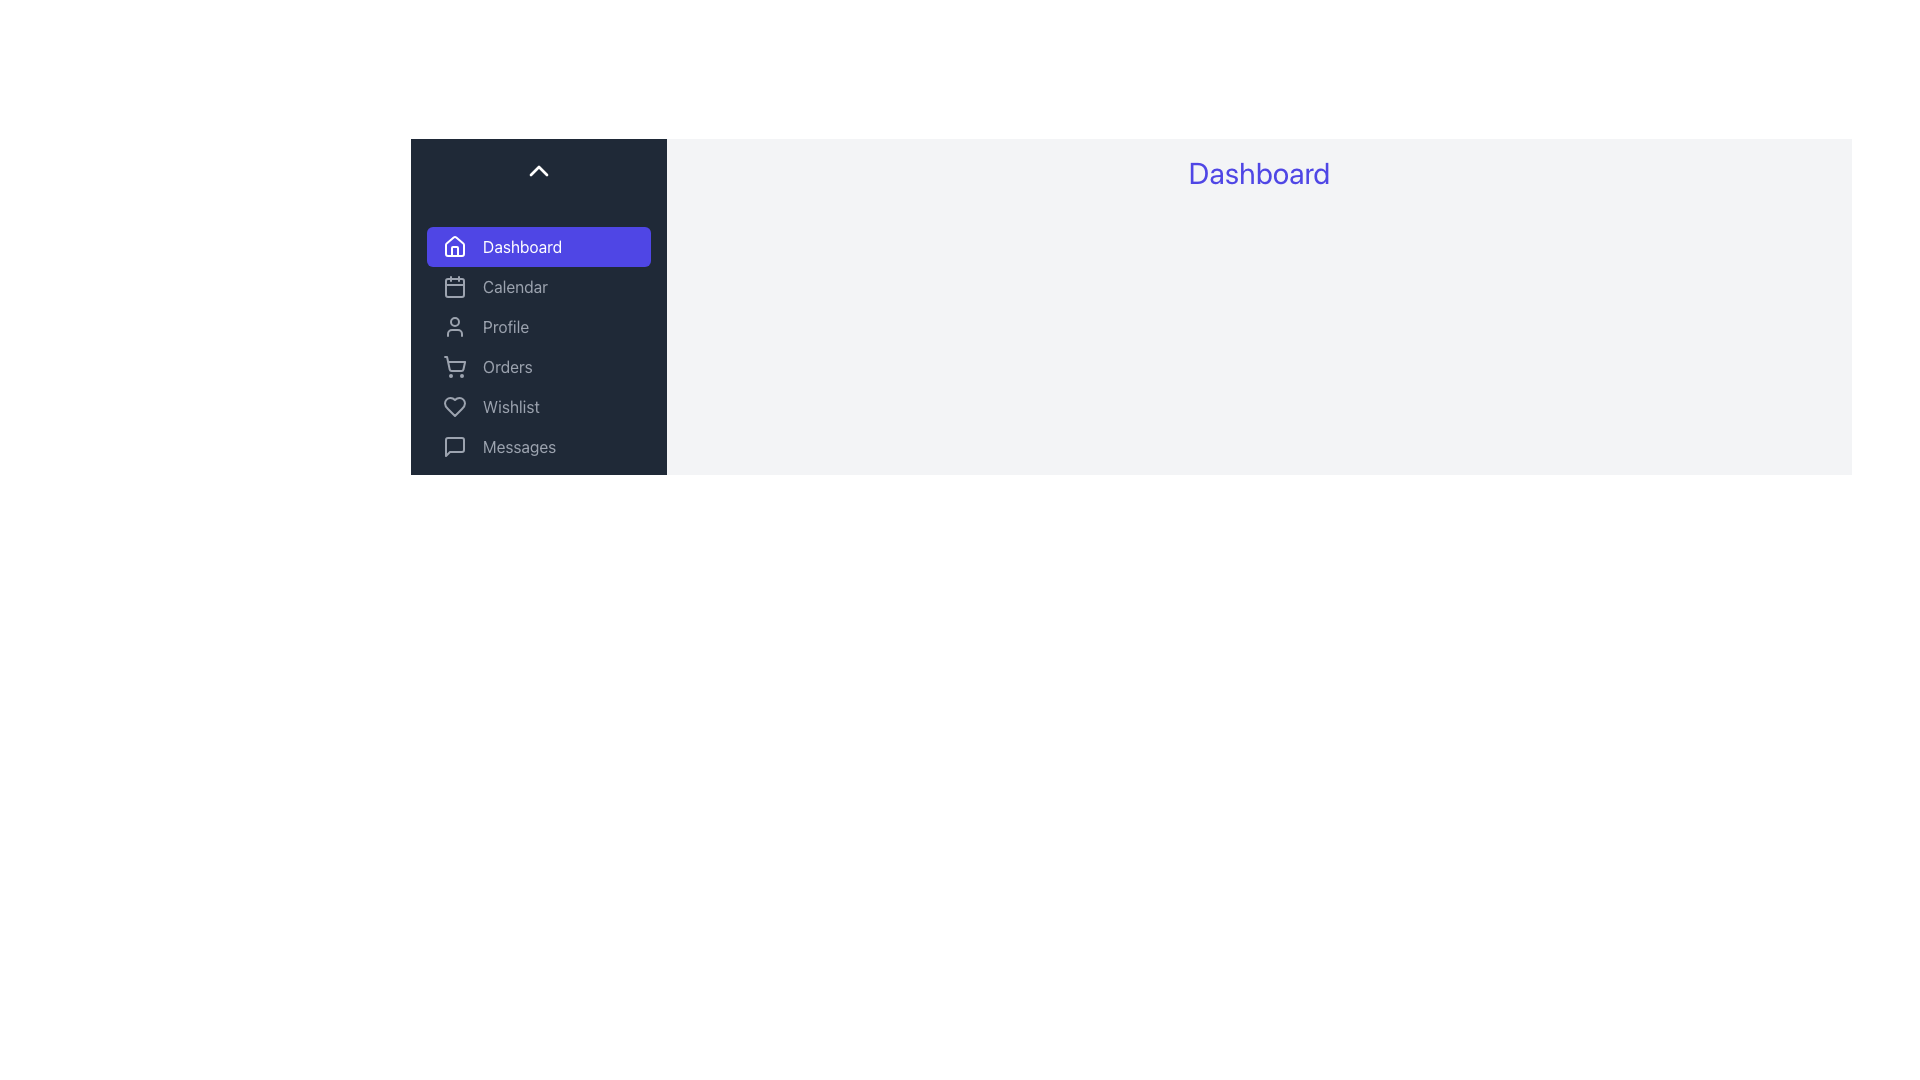  I want to click on the upward-pointing chevron icon button located at the top of the vertical sidebar menu, so click(538, 169).